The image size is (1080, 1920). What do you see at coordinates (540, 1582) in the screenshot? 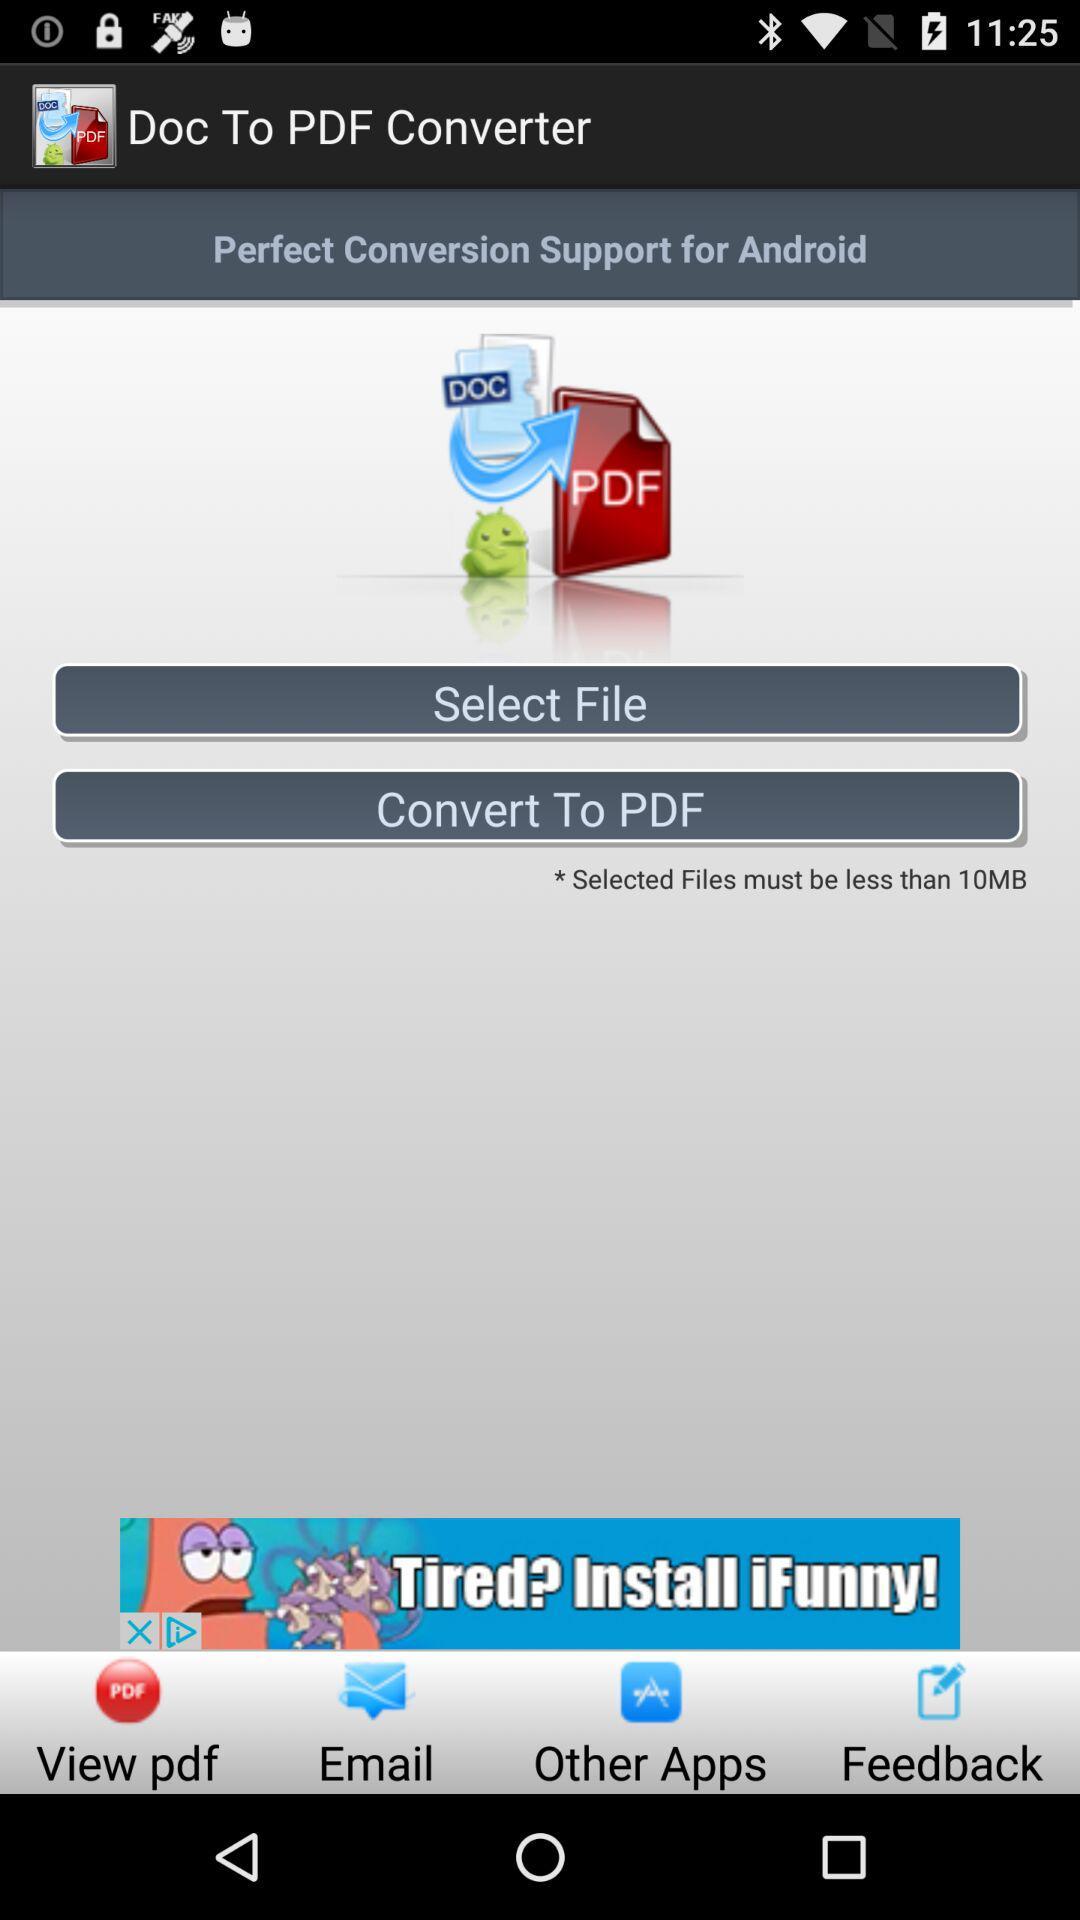
I see `advertisement page` at bounding box center [540, 1582].